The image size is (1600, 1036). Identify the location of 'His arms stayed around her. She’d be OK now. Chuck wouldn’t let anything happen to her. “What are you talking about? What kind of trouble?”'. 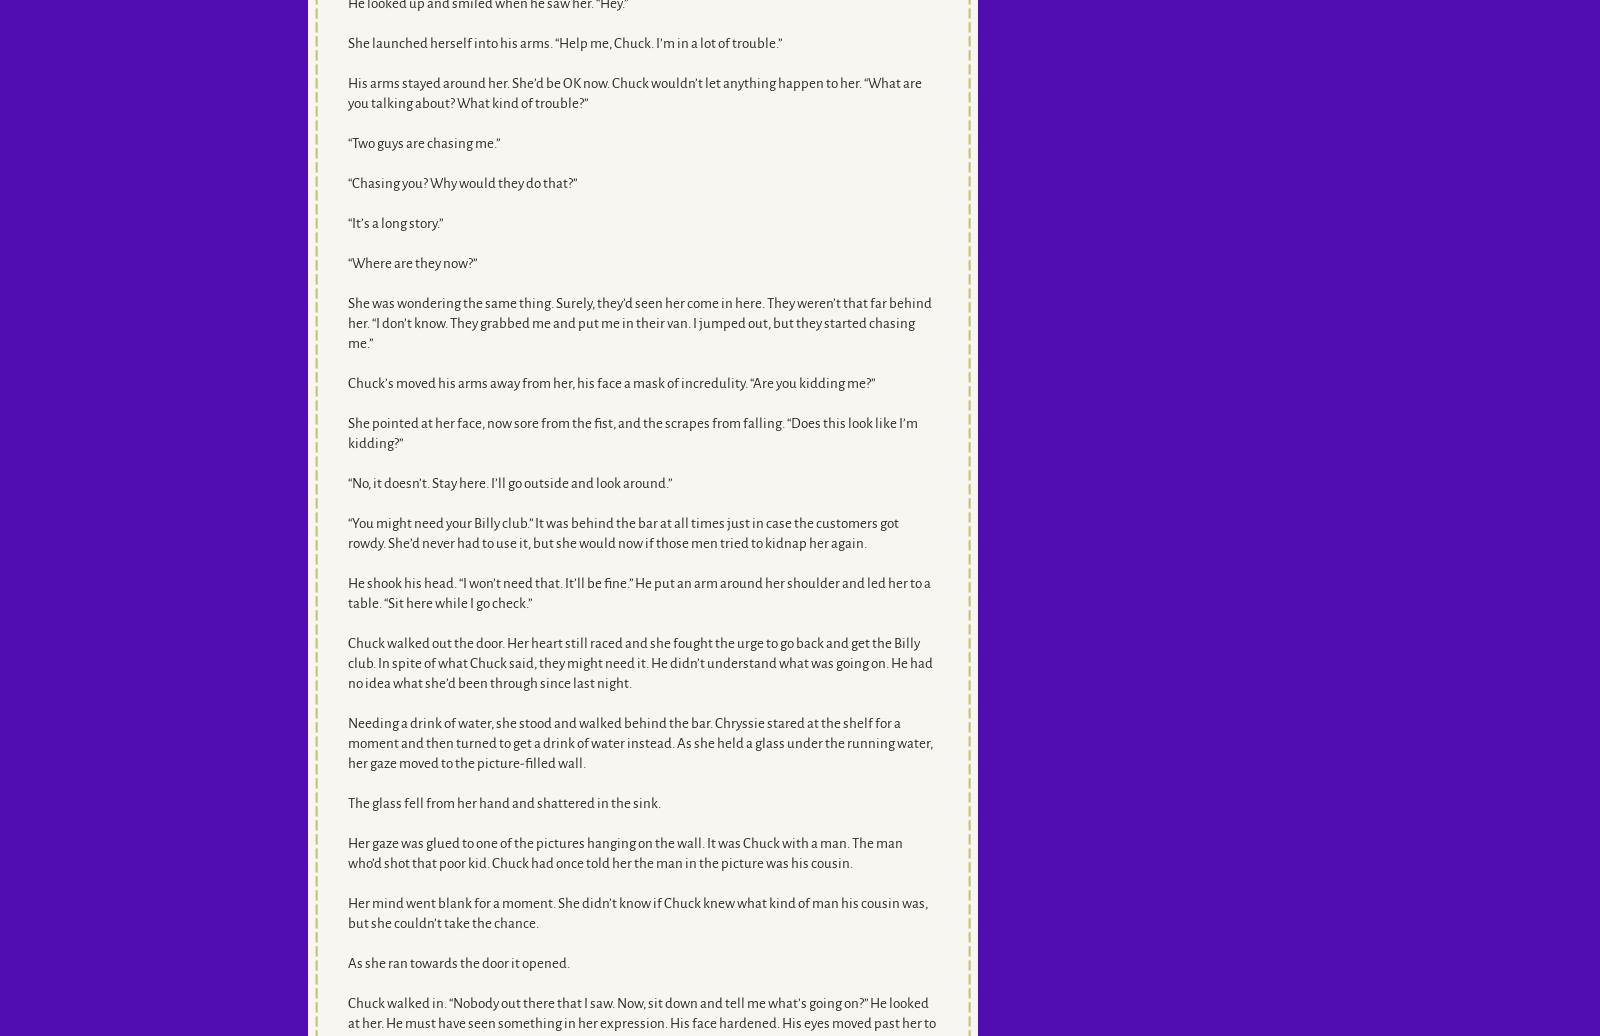
(634, 93).